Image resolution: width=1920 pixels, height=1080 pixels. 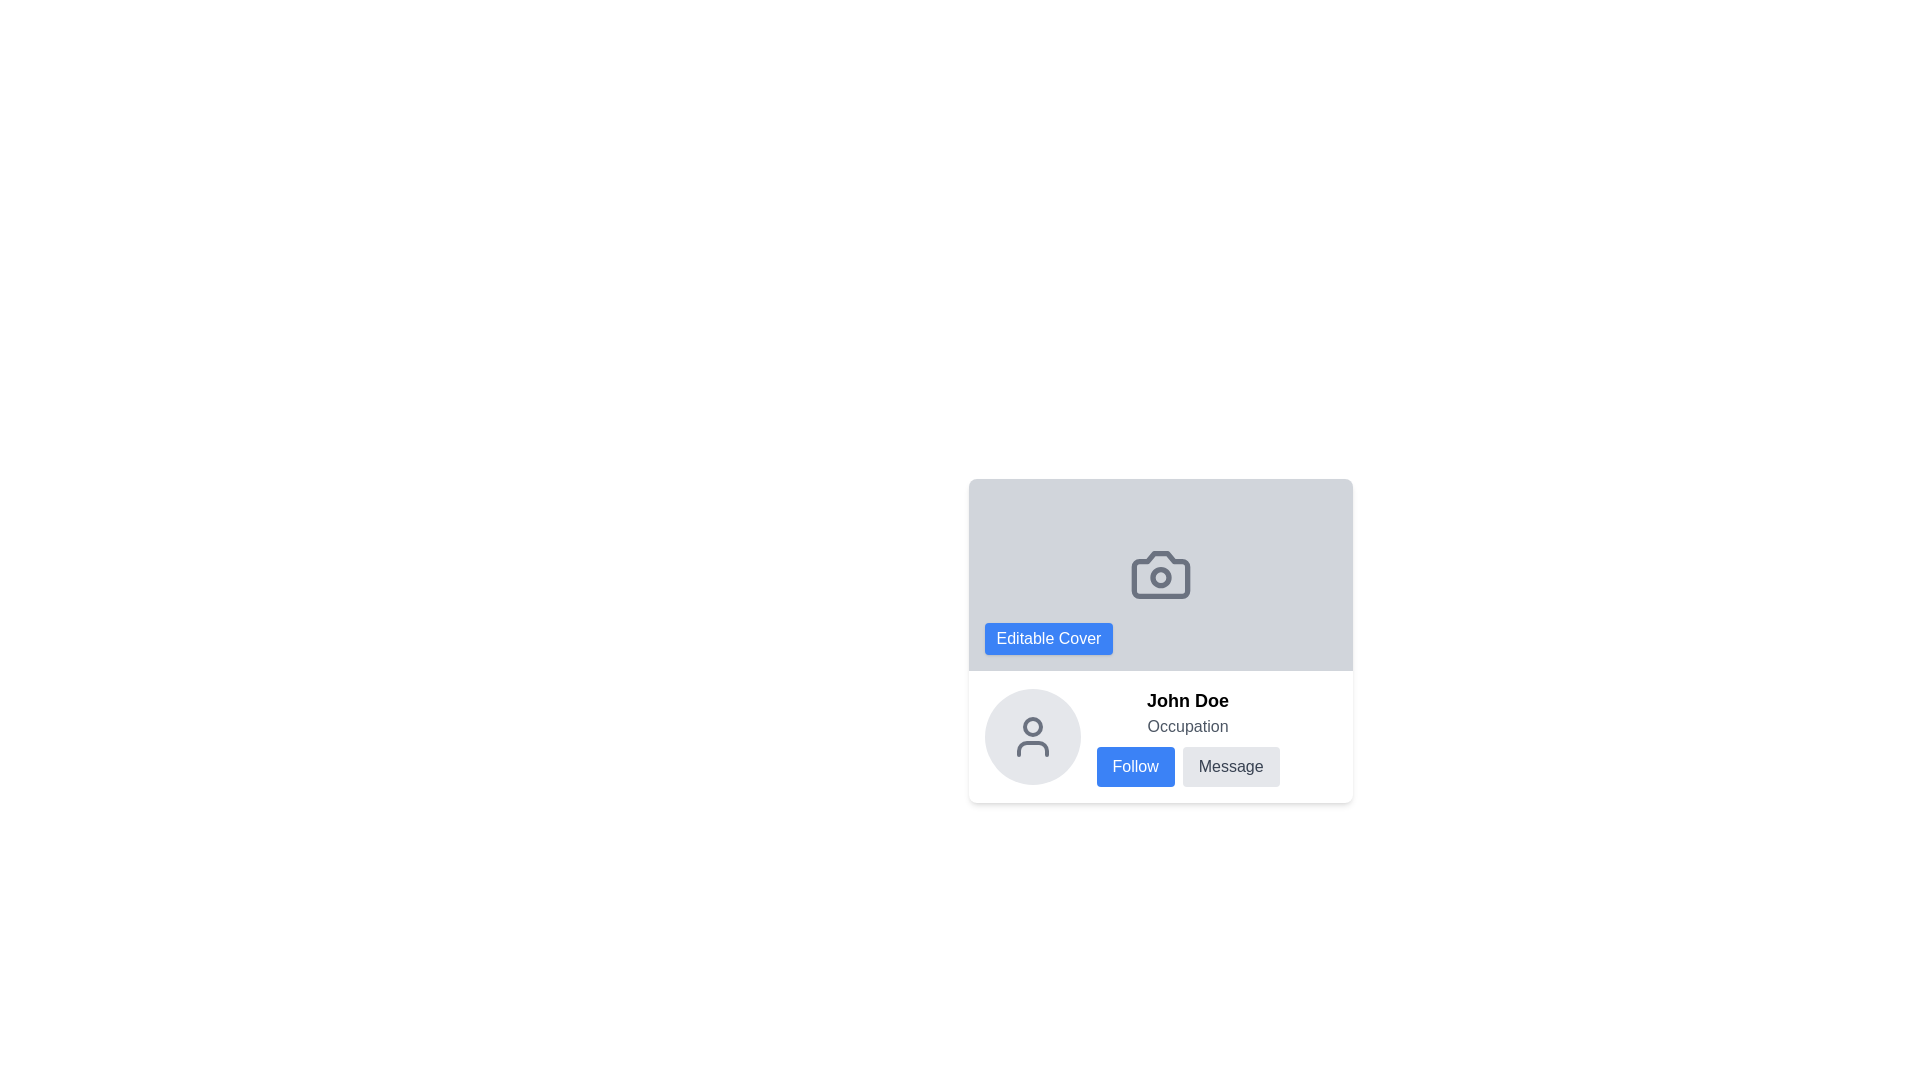 What do you see at coordinates (1160, 577) in the screenshot?
I see `the decorative graphical element within the camera icon to assess the color change on hover` at bounding box center [1160, 577].